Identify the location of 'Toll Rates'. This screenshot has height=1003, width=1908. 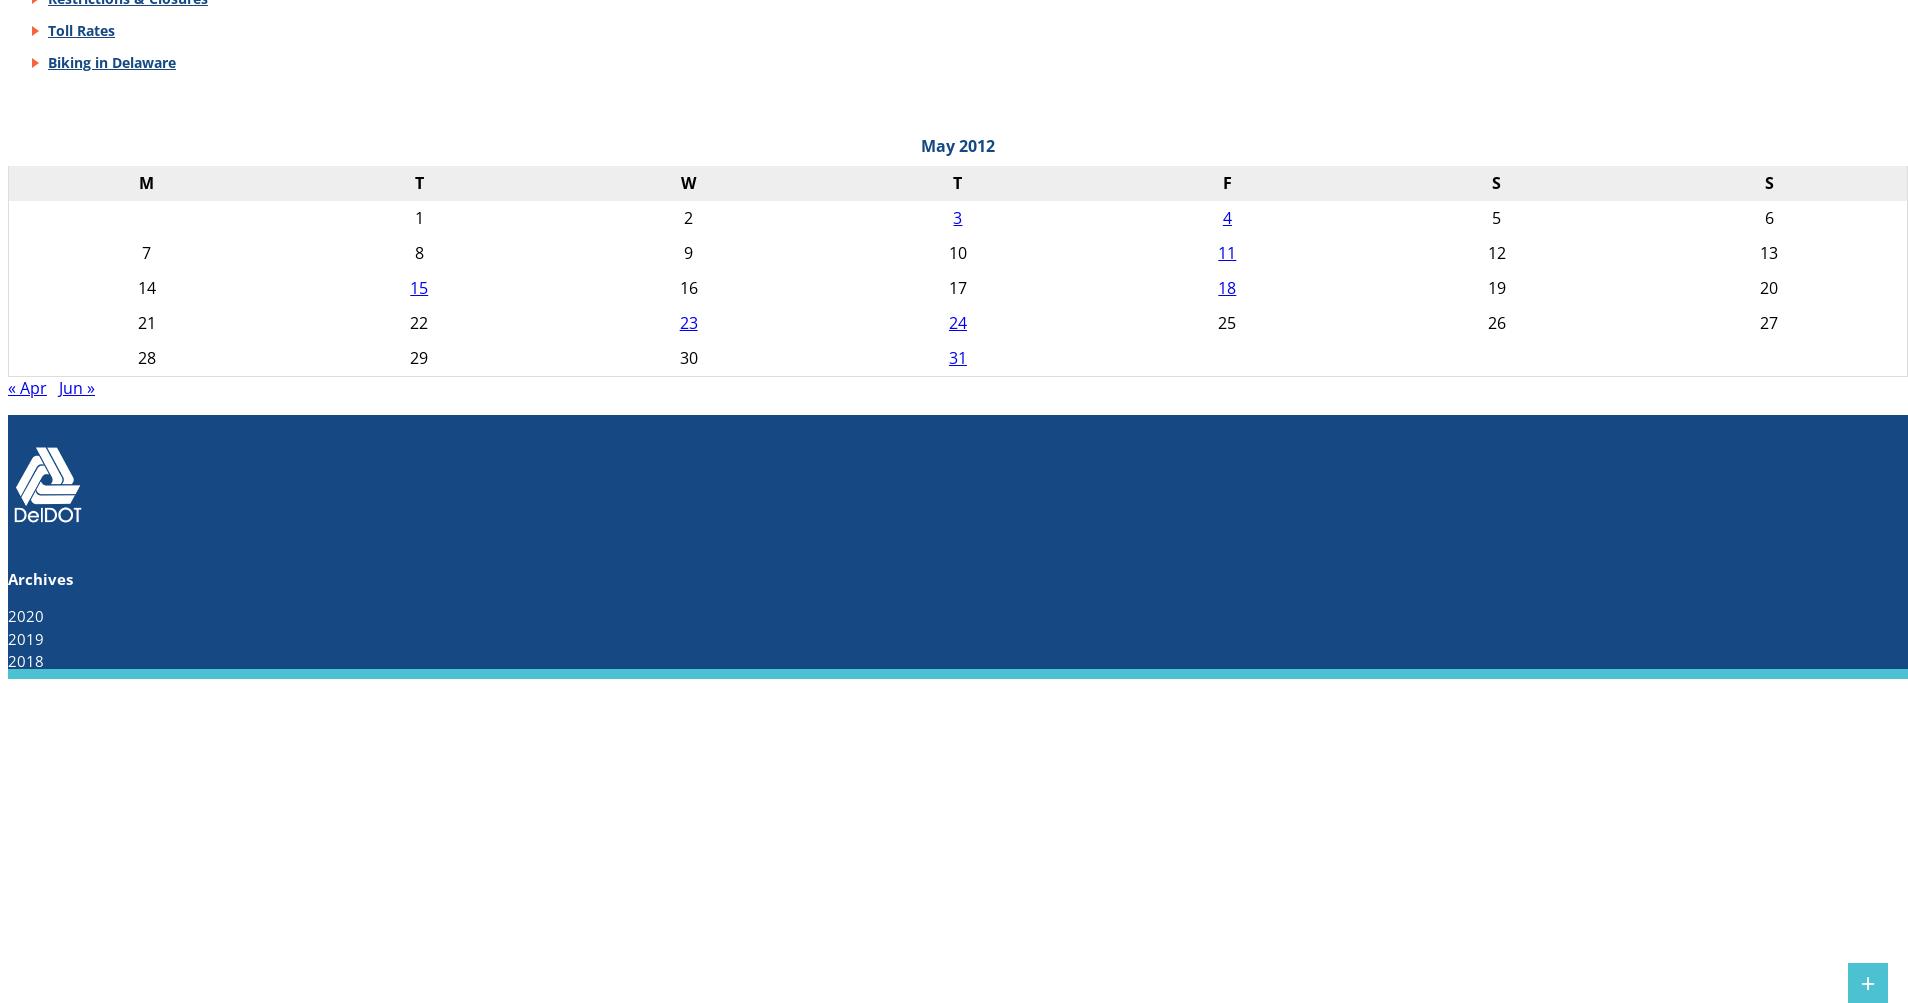
(80, 29).